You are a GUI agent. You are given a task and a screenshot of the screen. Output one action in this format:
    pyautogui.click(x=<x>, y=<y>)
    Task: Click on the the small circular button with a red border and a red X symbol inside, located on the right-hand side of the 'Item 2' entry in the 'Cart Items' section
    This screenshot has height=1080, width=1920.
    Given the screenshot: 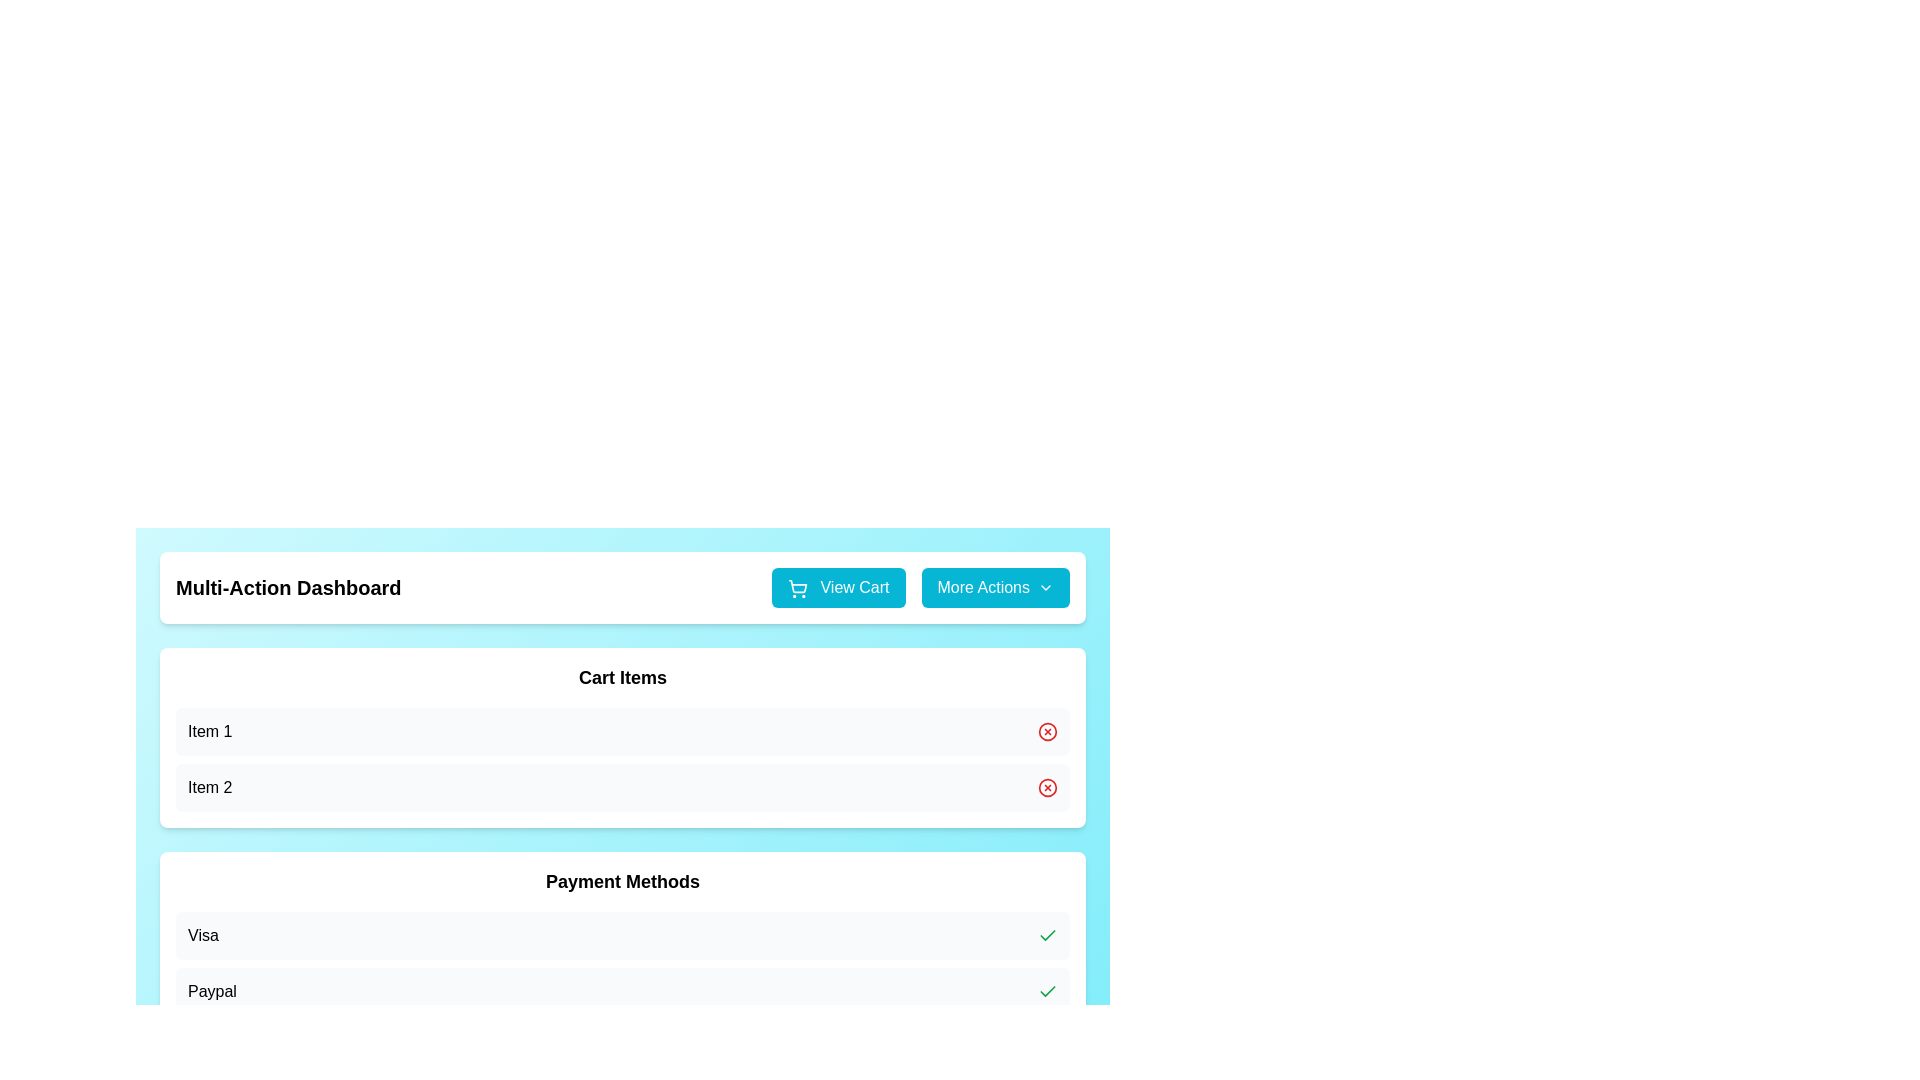 What is the action you would take?
    pyautogui.click(x=1046, y=786)
    